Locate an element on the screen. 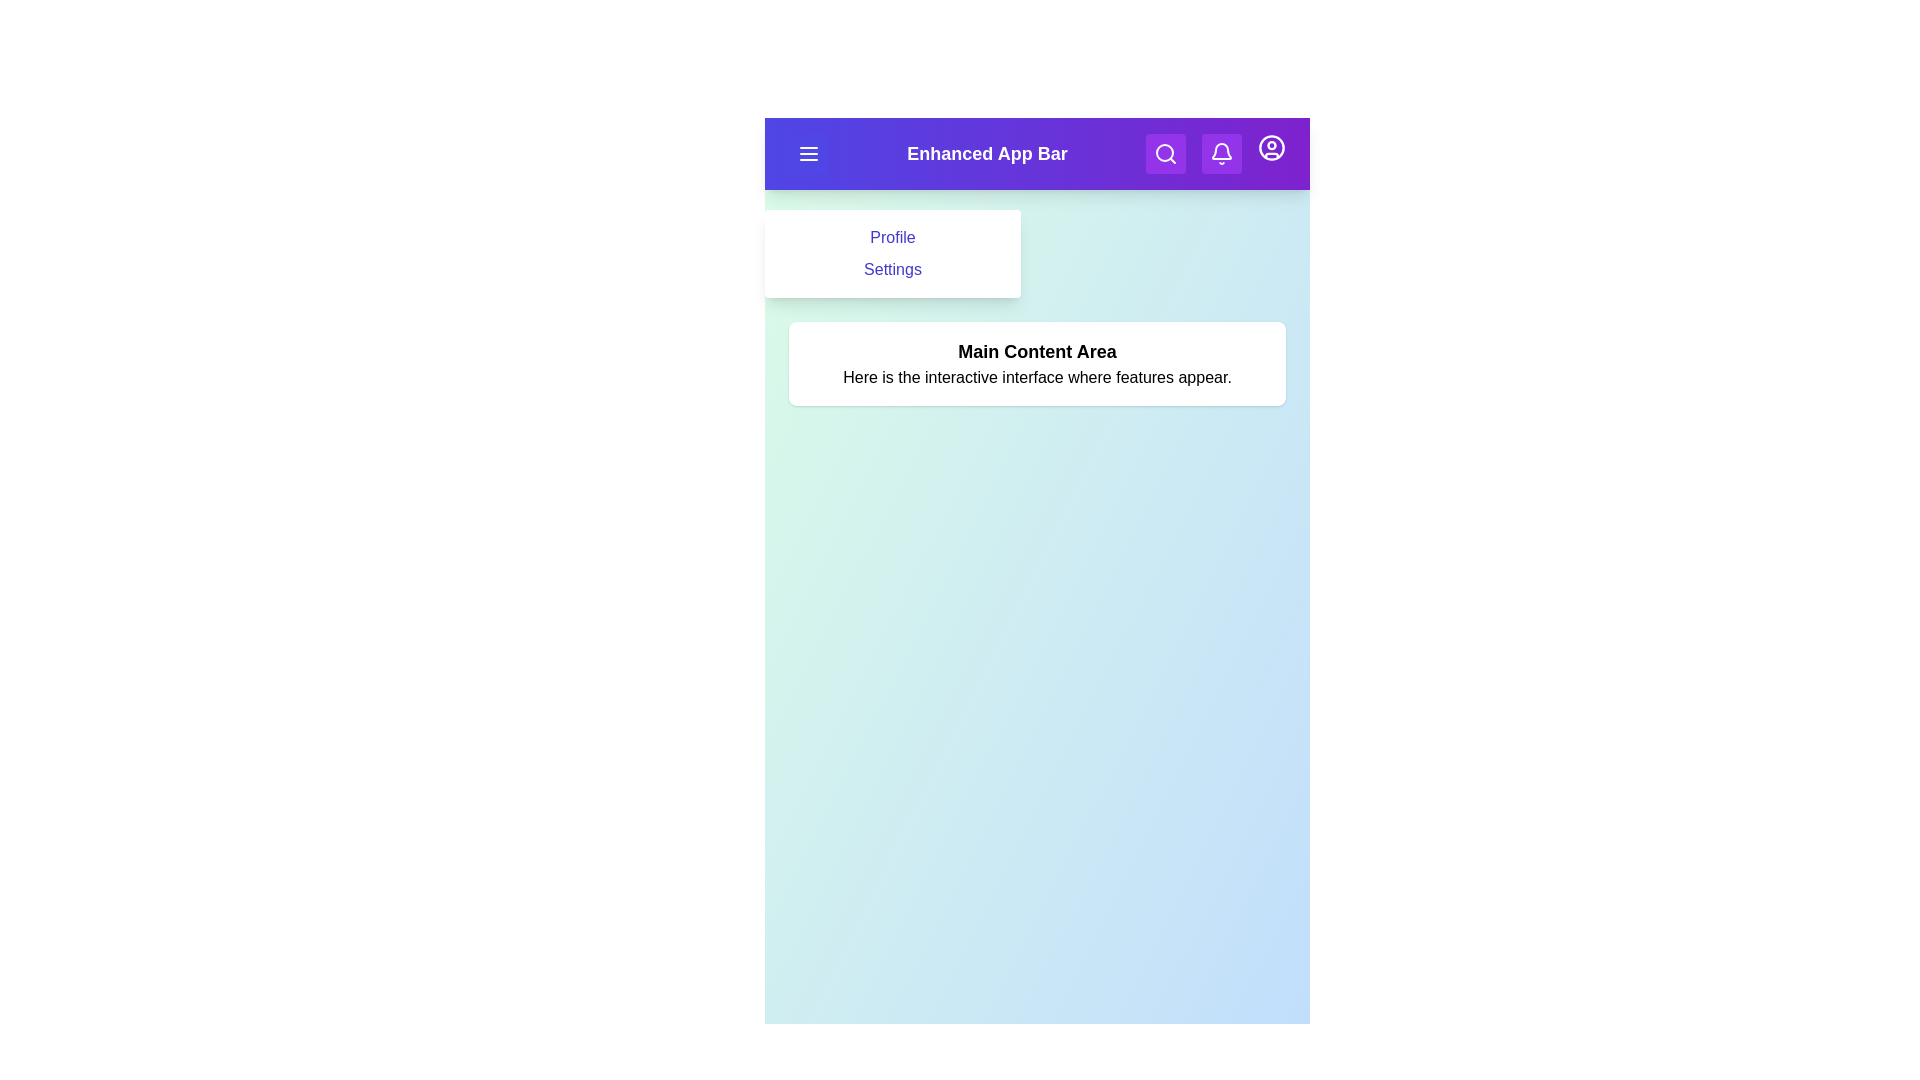  the main content area to focus on it is located at coordinates (1037, 363).